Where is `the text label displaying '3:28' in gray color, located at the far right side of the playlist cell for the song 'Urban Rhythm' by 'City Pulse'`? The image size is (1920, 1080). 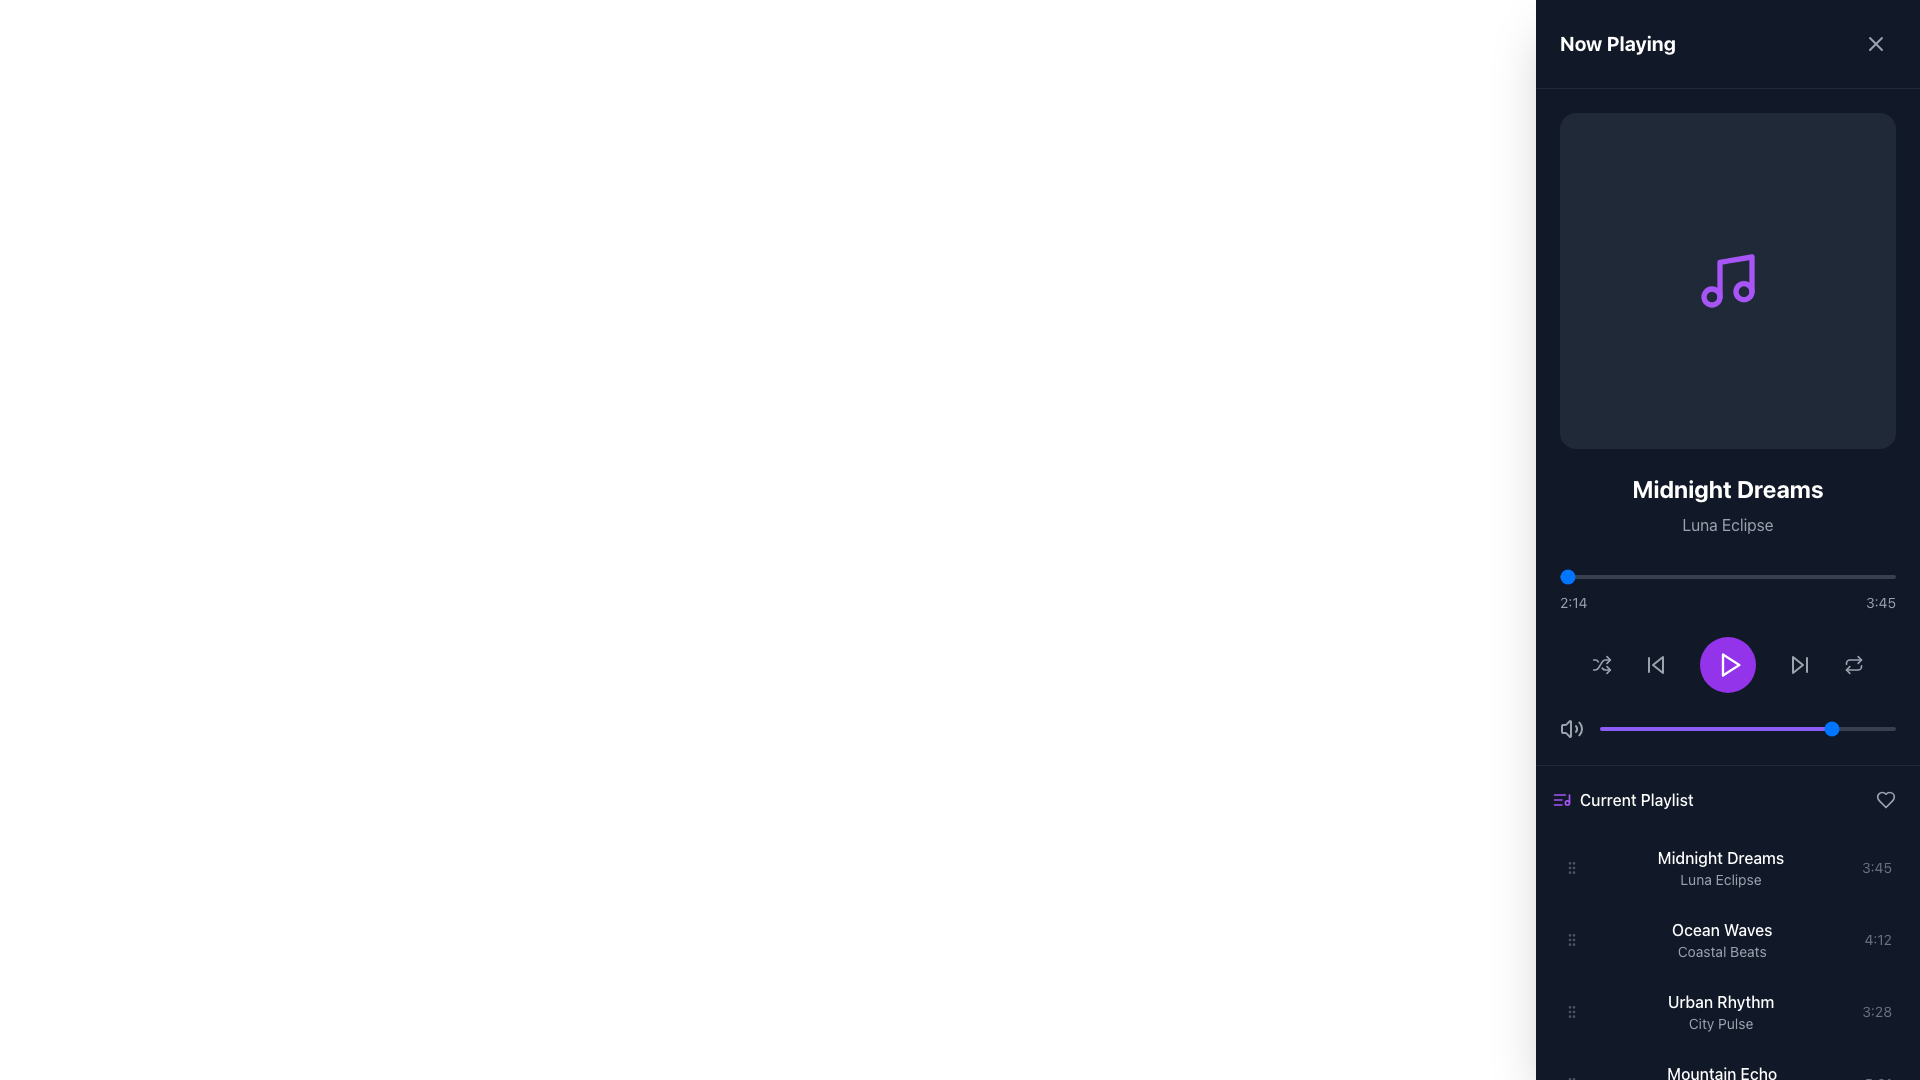 the text label displaying '3:28' in gray color, located at the far right side of the playlist cell for the song 'Urban Rhythm' by 'City Pulse' is located at coordinates (1876, 1011).